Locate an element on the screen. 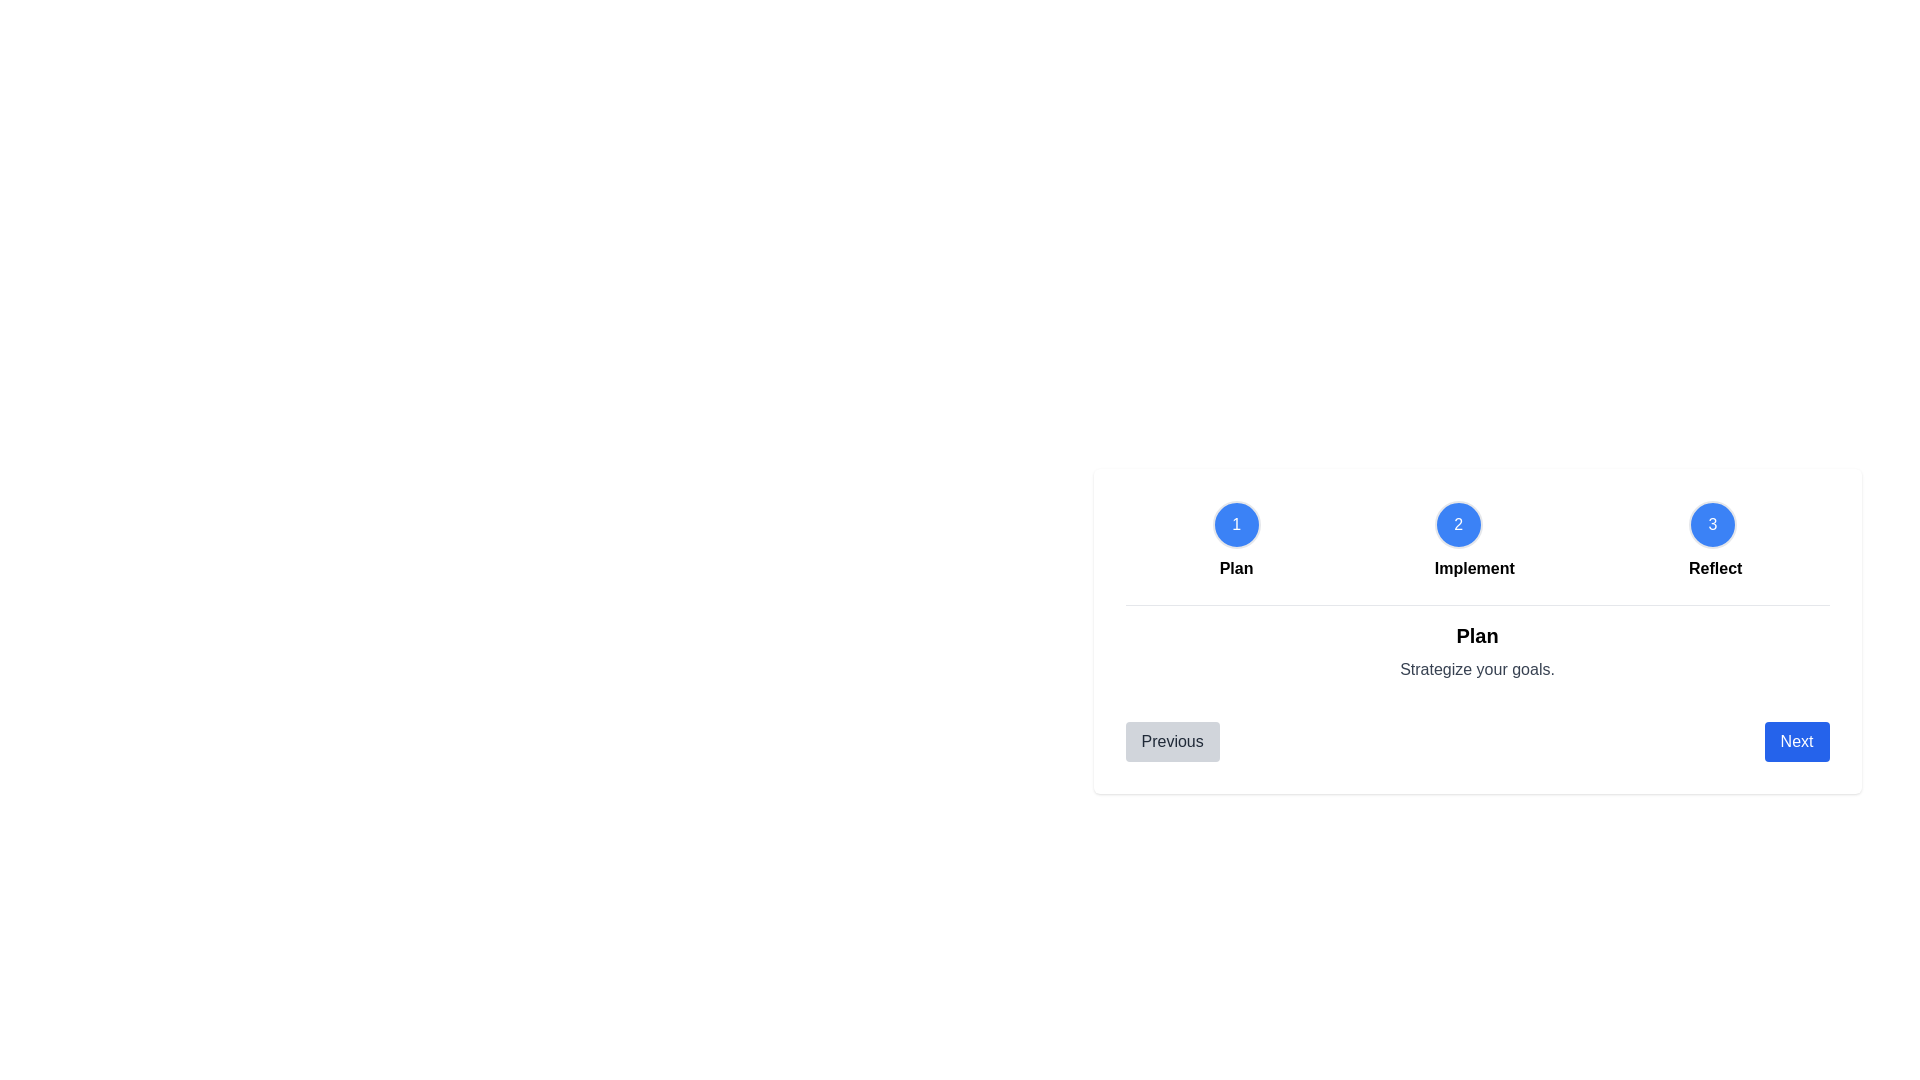 This screenshot has width=1920, height=1080. the 'Next' button to proceed to the next step in the milestone stepper is located at coordinates (1796, 741).